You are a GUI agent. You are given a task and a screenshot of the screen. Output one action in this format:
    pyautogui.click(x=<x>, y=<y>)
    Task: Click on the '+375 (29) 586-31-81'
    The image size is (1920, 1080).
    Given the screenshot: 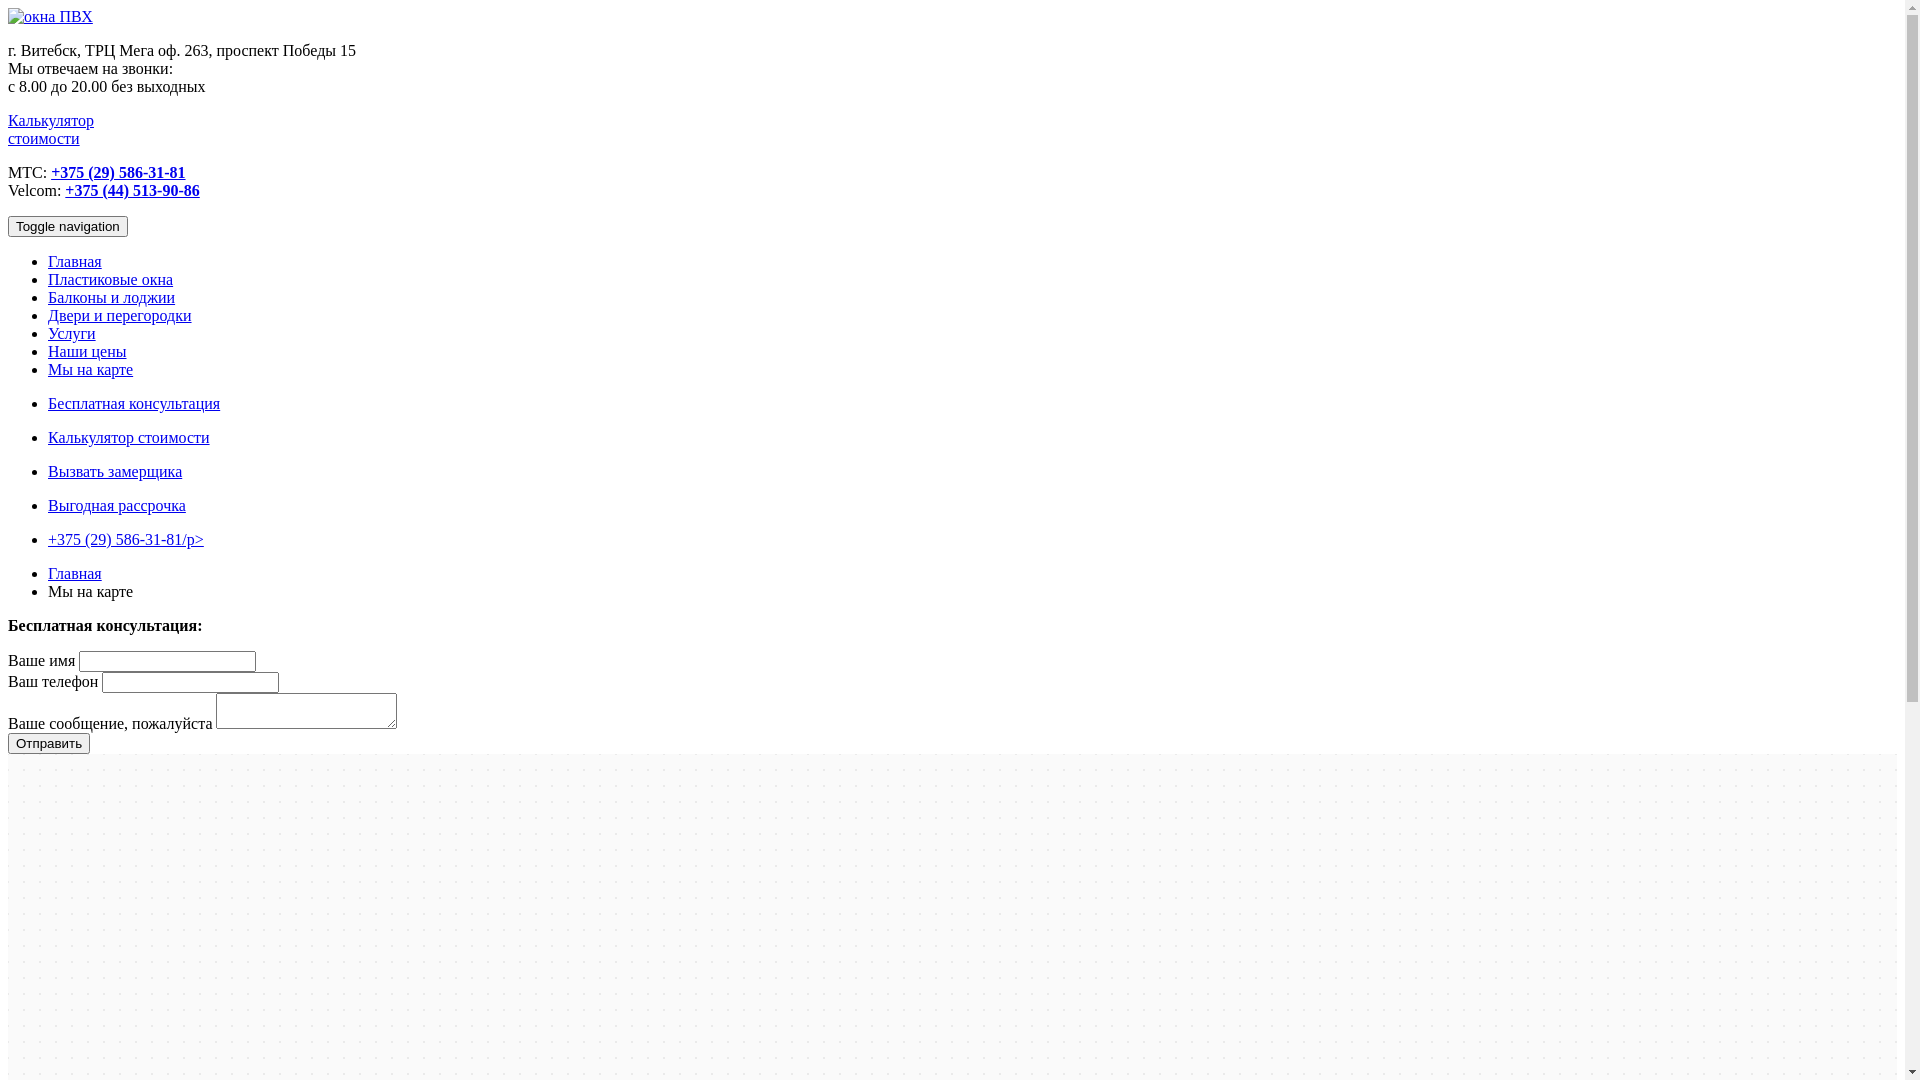 What is the action you would take?
    pyautogui.click(x=117, y=171)
    